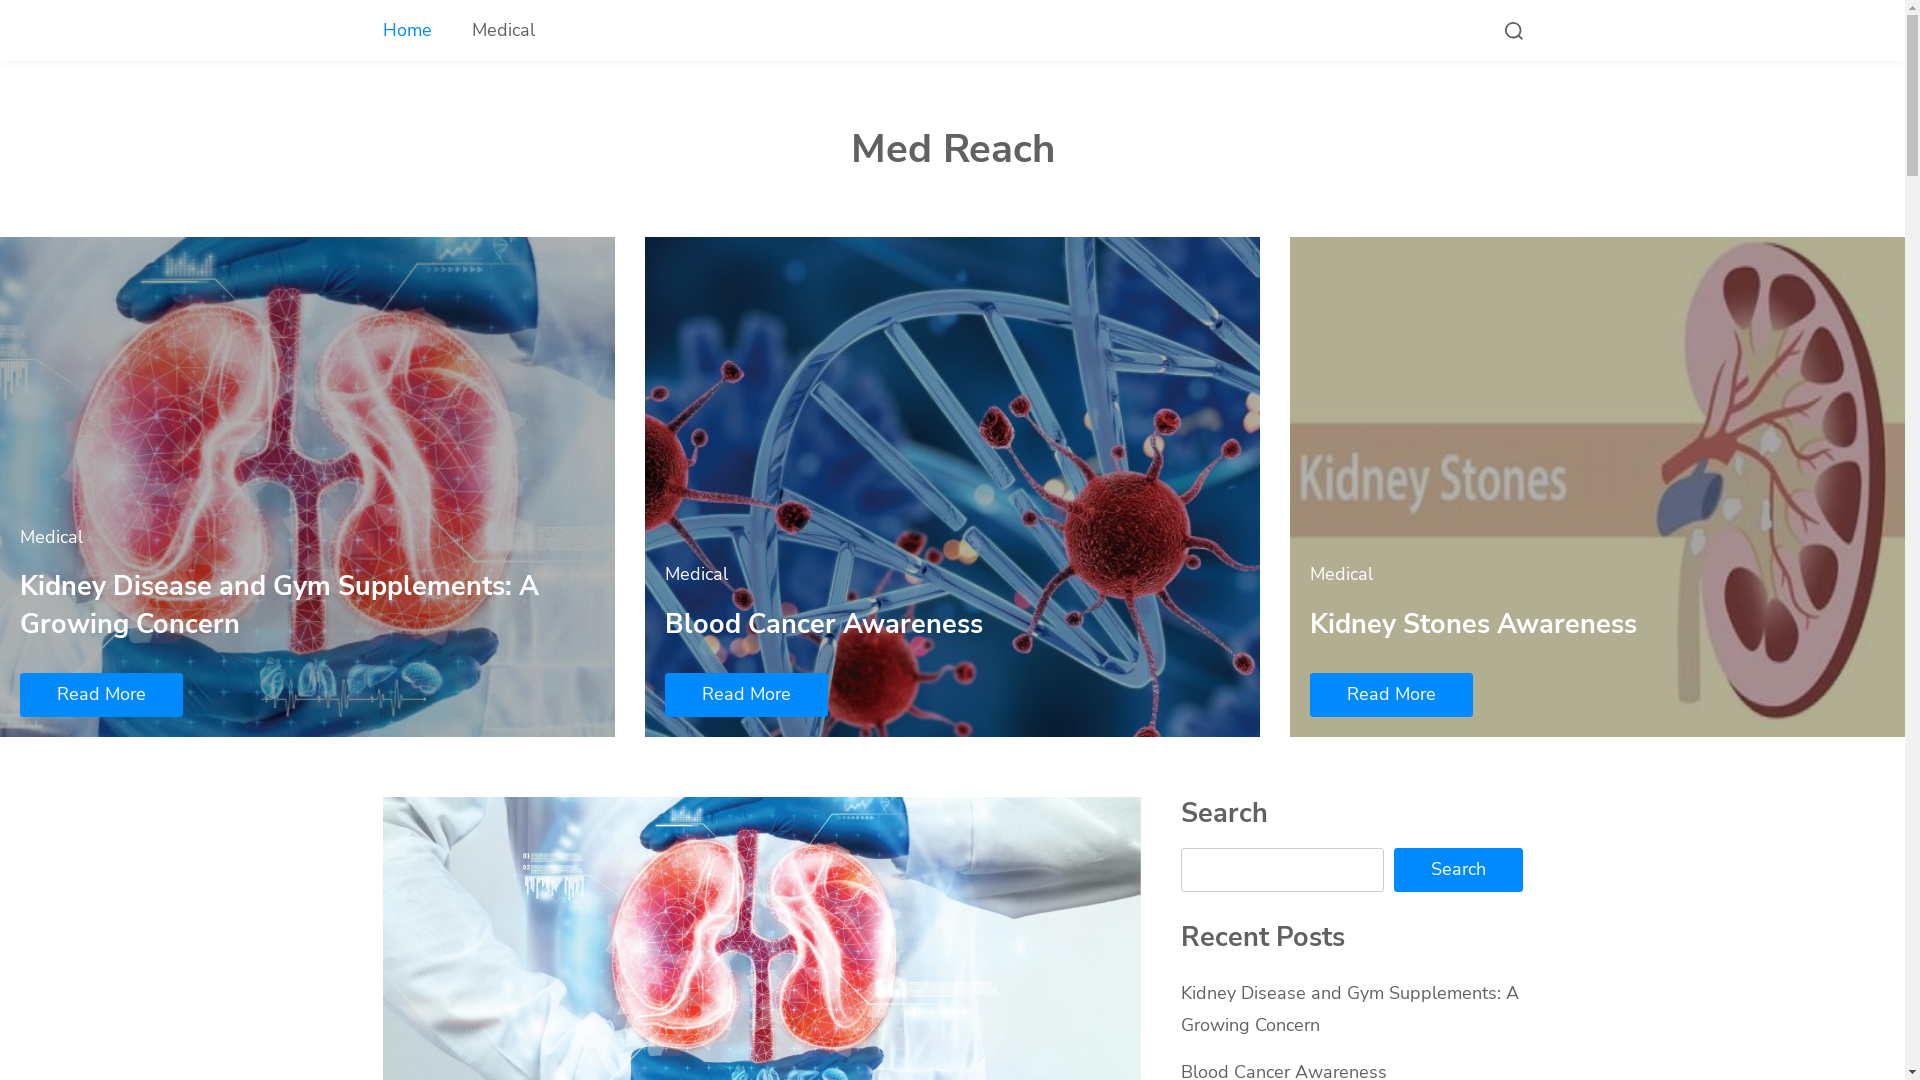 This screenshot has height=1080, width=1920. Describe the element at coordinates (745, 693) in the screenshot. I see `'Read More'` at that location.